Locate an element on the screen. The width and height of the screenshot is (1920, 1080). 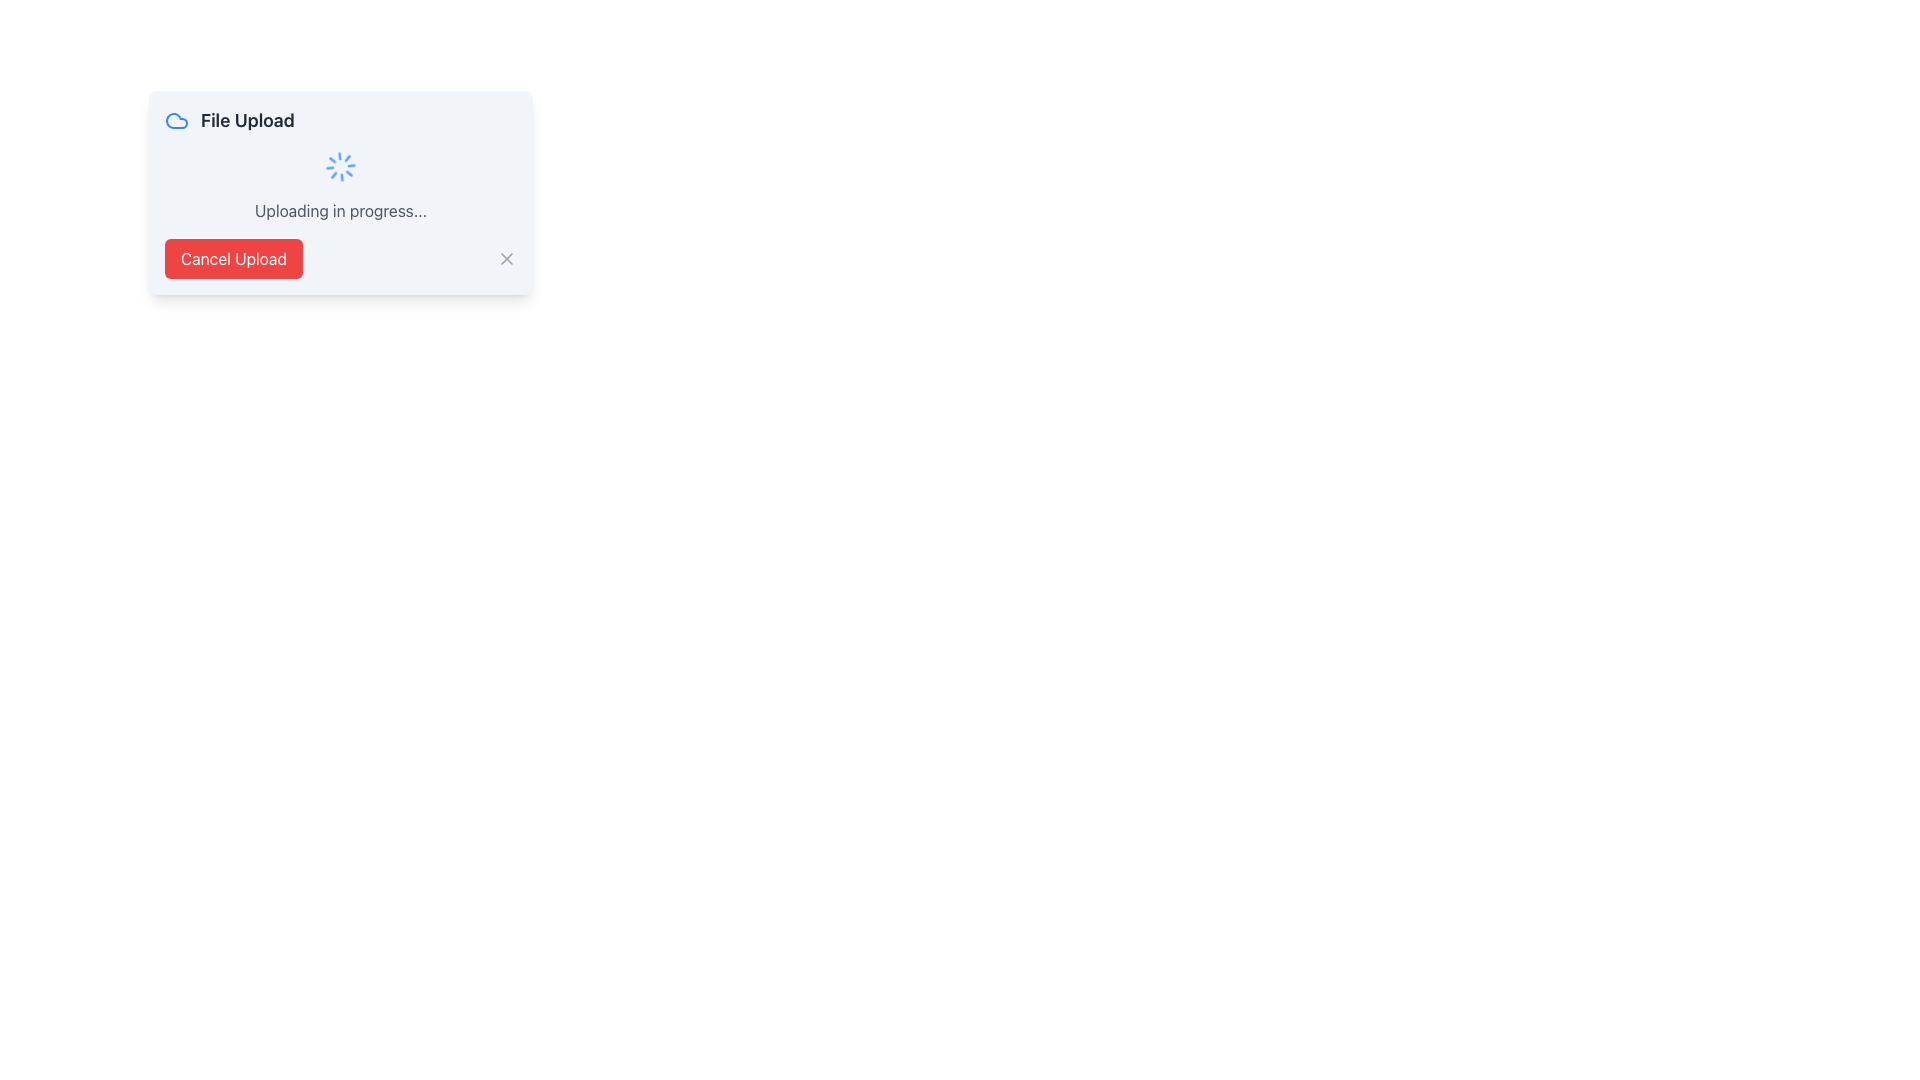
the cloud icon located in the upper-left section of the file upload modal, next to the 'File Upload' title is located at coordinates (177, 120).